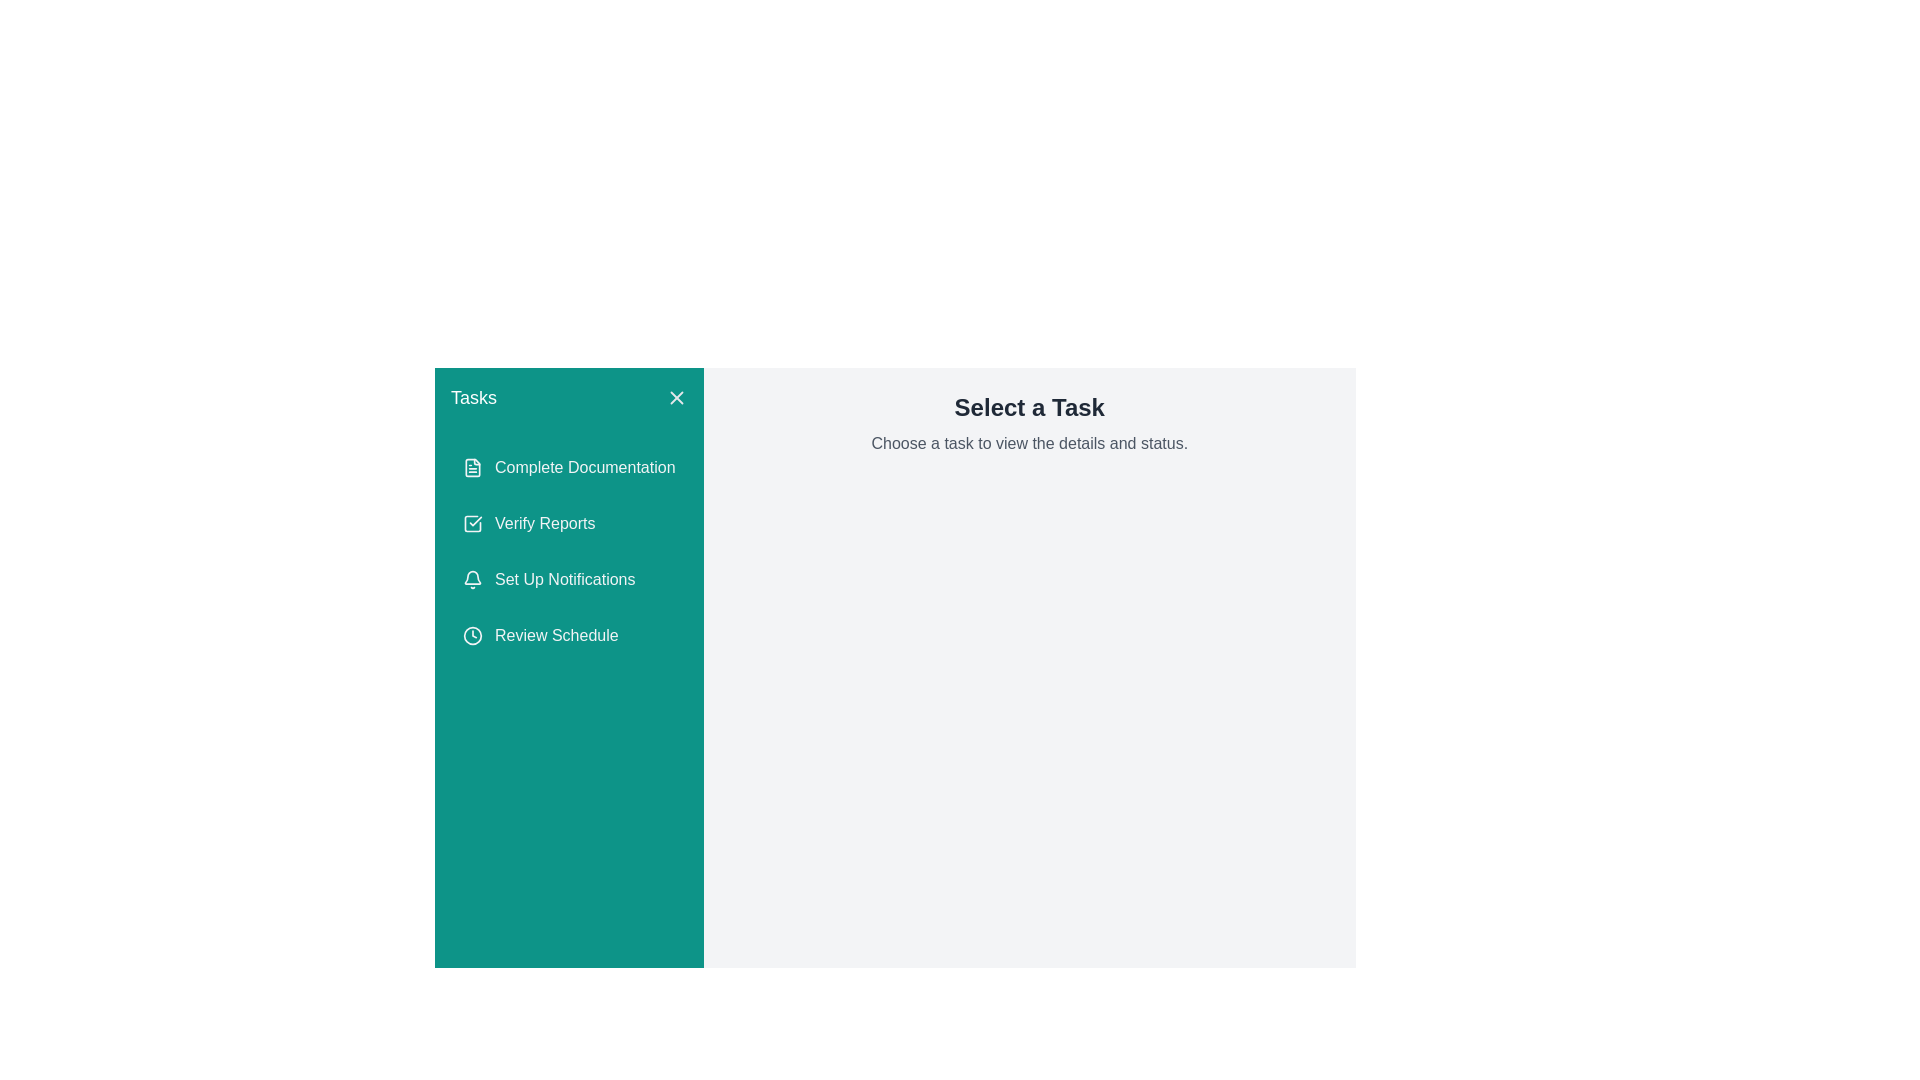 This screenshot has width=1920, height=1080. What do you see at coordinates (568, 579) in the screenshot?
I see `the third navigation button in the teal sidebar that leads to the 'Set Up Notifications' page or dialog` at bounding box center [568, 579].